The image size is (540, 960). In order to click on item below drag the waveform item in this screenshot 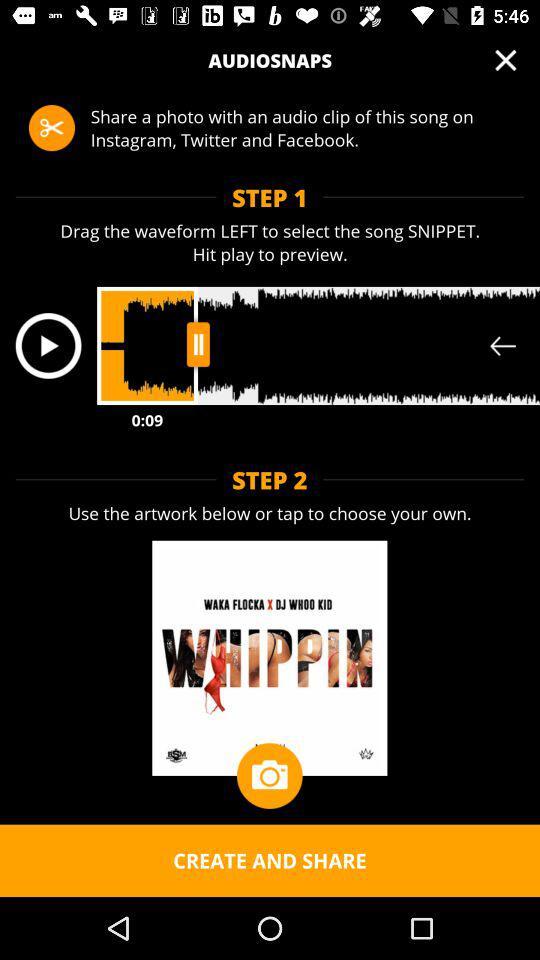, I will do `click(48, 345)`.